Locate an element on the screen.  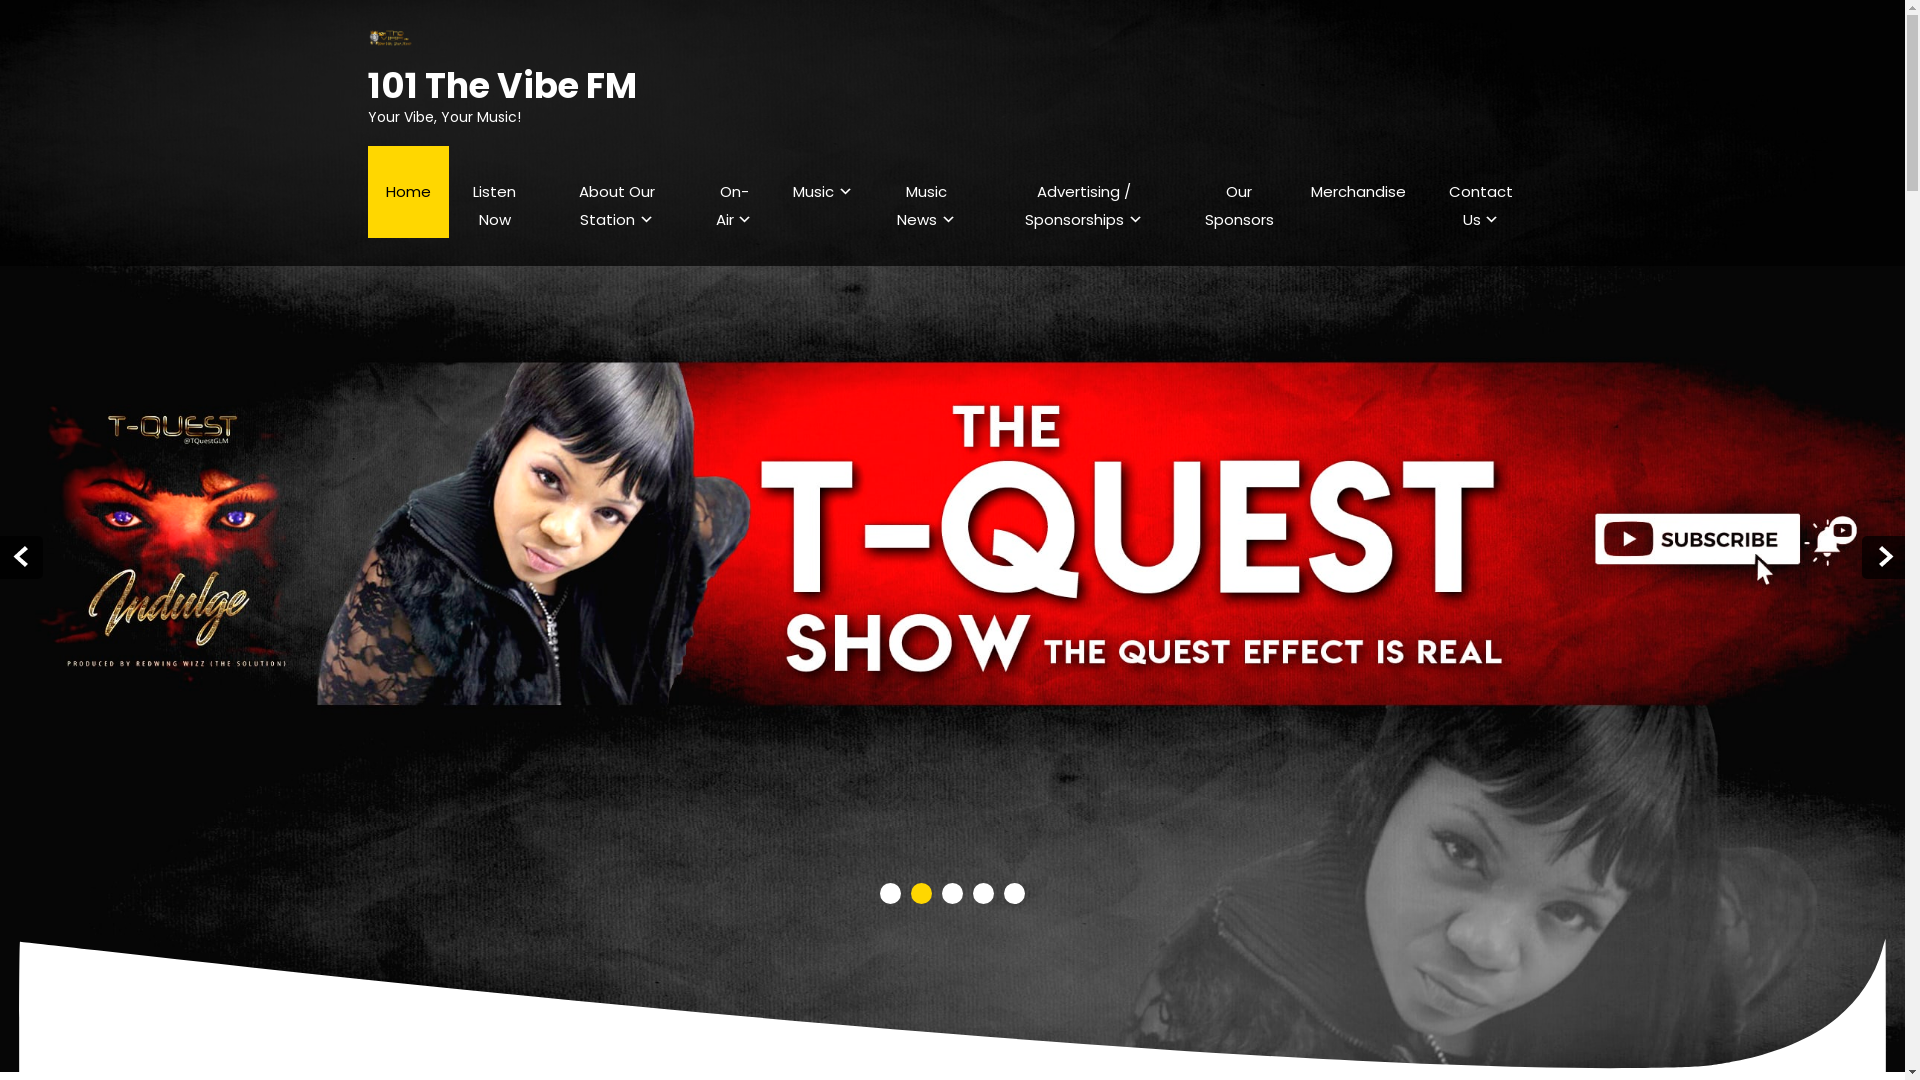
'4' is located at coordinates (983, 892).